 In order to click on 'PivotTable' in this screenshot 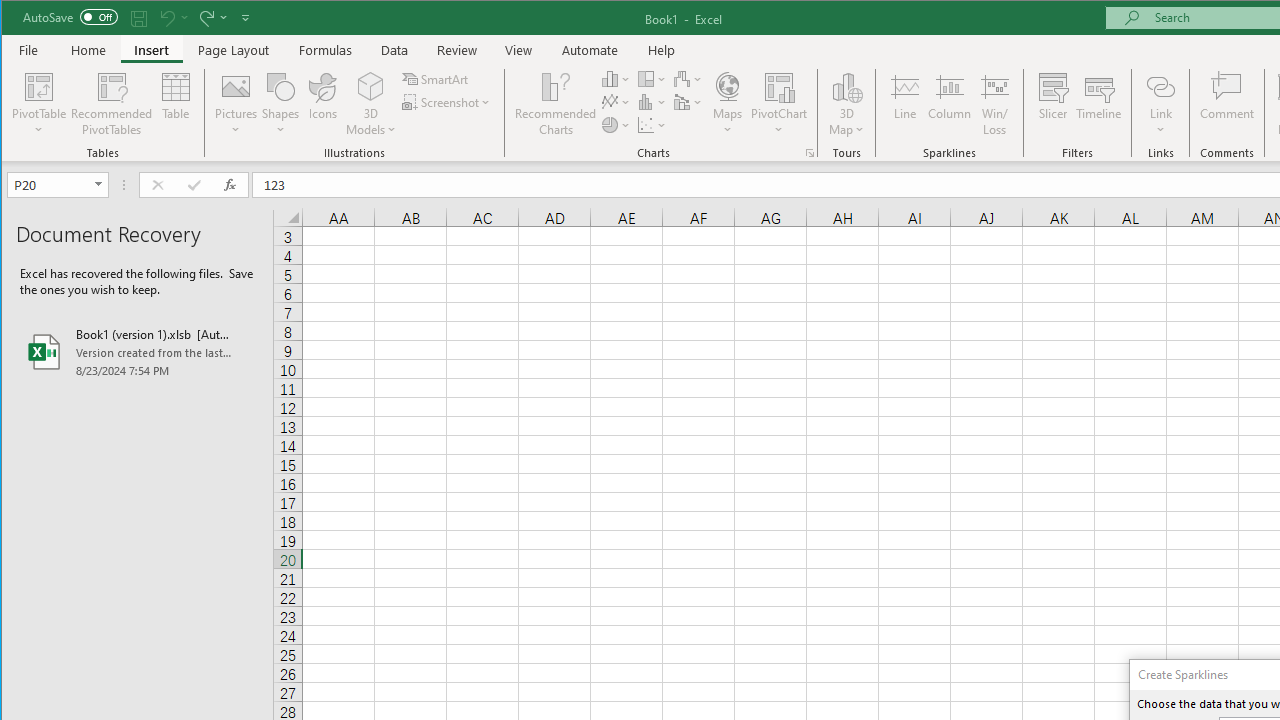, I will do `click(39, 104)`.